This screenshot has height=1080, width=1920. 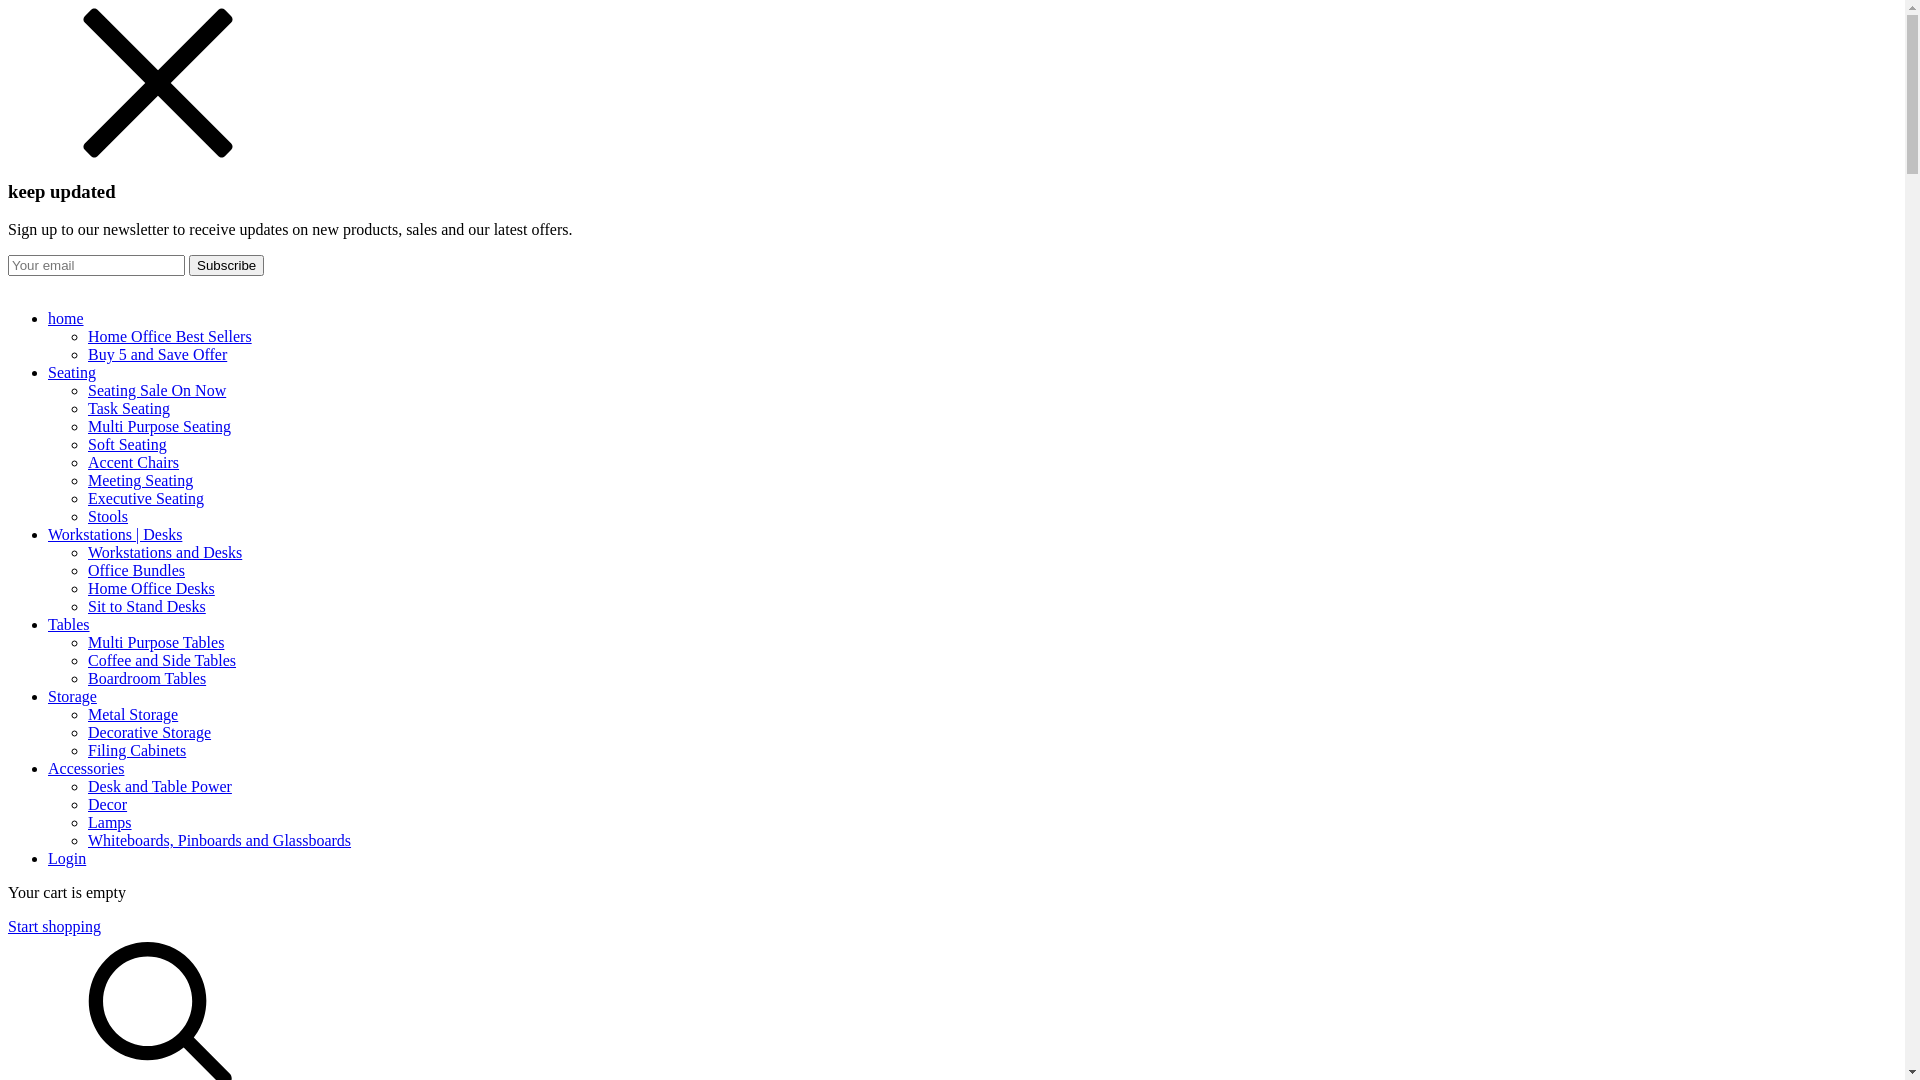 I want to click on 'Multi Purpose Tables', so click(x=155, y=642).